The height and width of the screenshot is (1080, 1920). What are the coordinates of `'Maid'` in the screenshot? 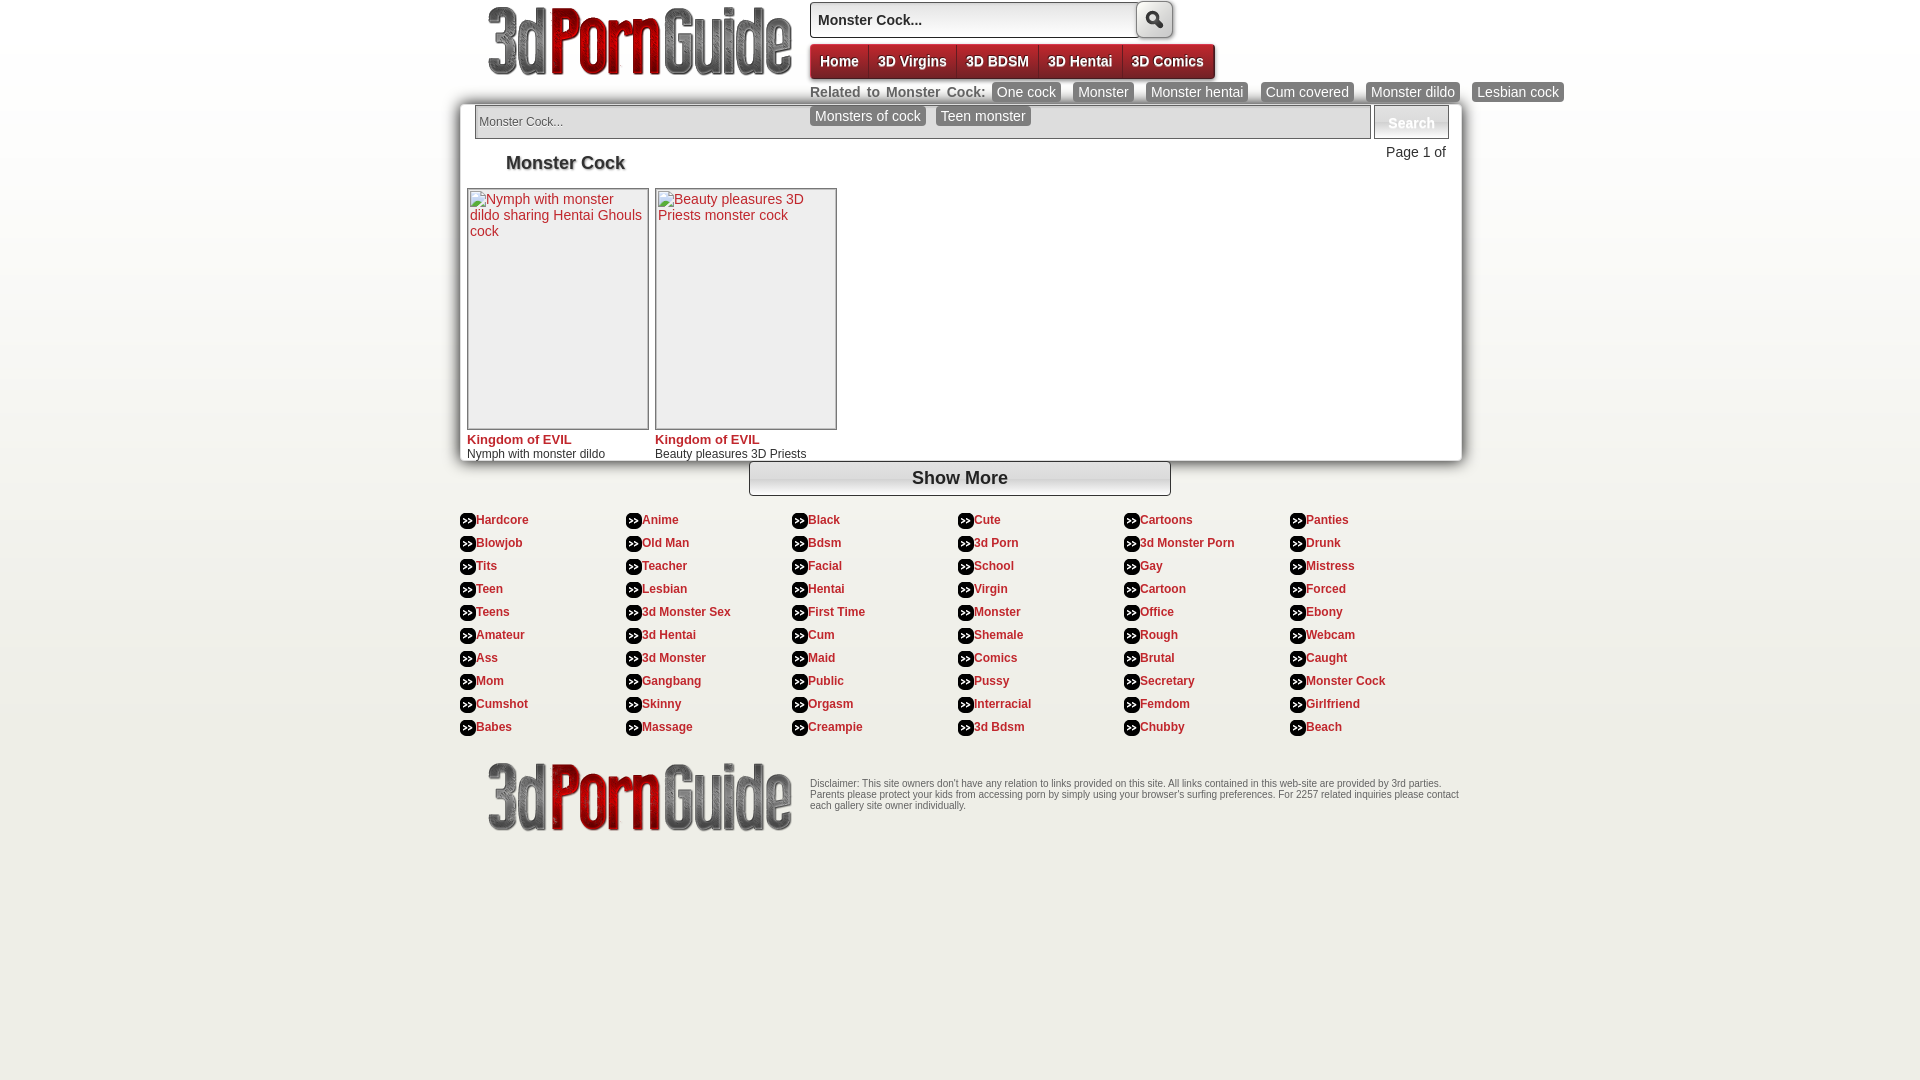 It's located at (807, 658).